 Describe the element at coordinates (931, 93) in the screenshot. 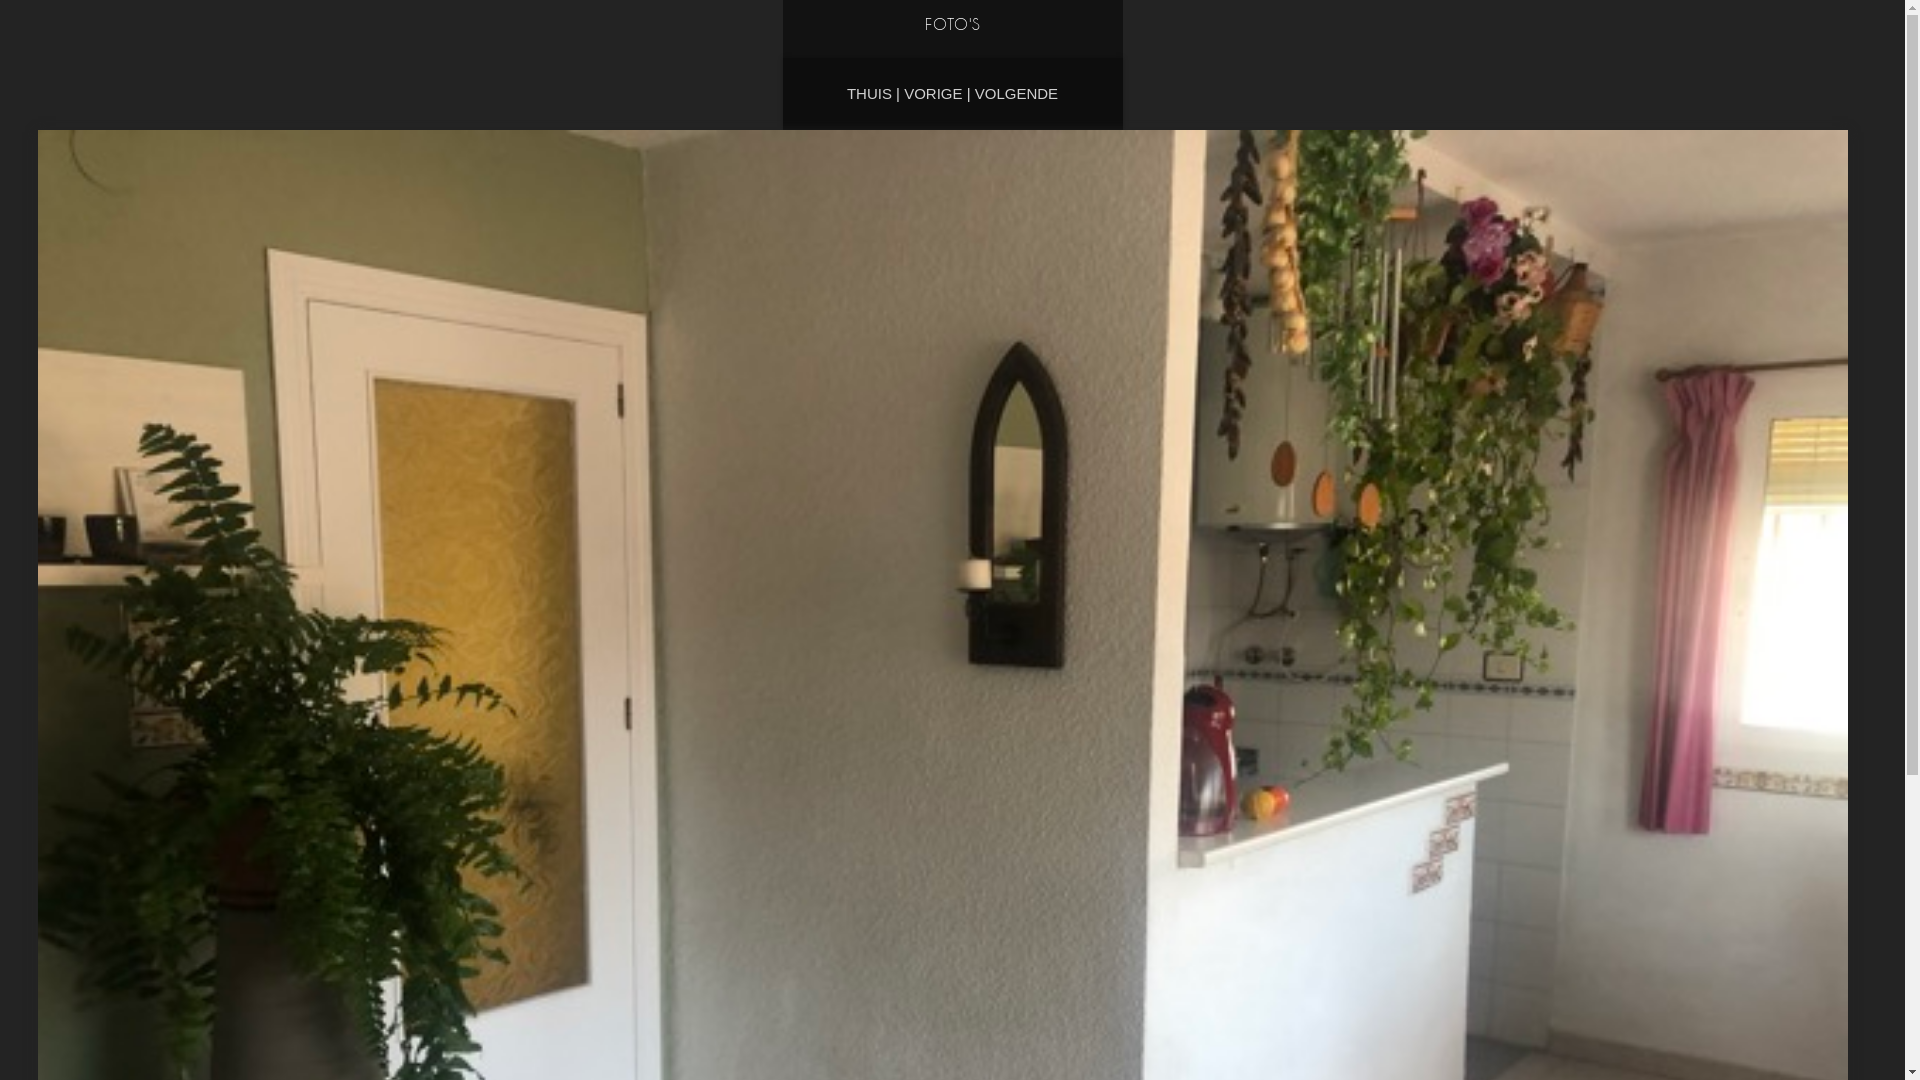

I see `'VORIGE'` at that location.